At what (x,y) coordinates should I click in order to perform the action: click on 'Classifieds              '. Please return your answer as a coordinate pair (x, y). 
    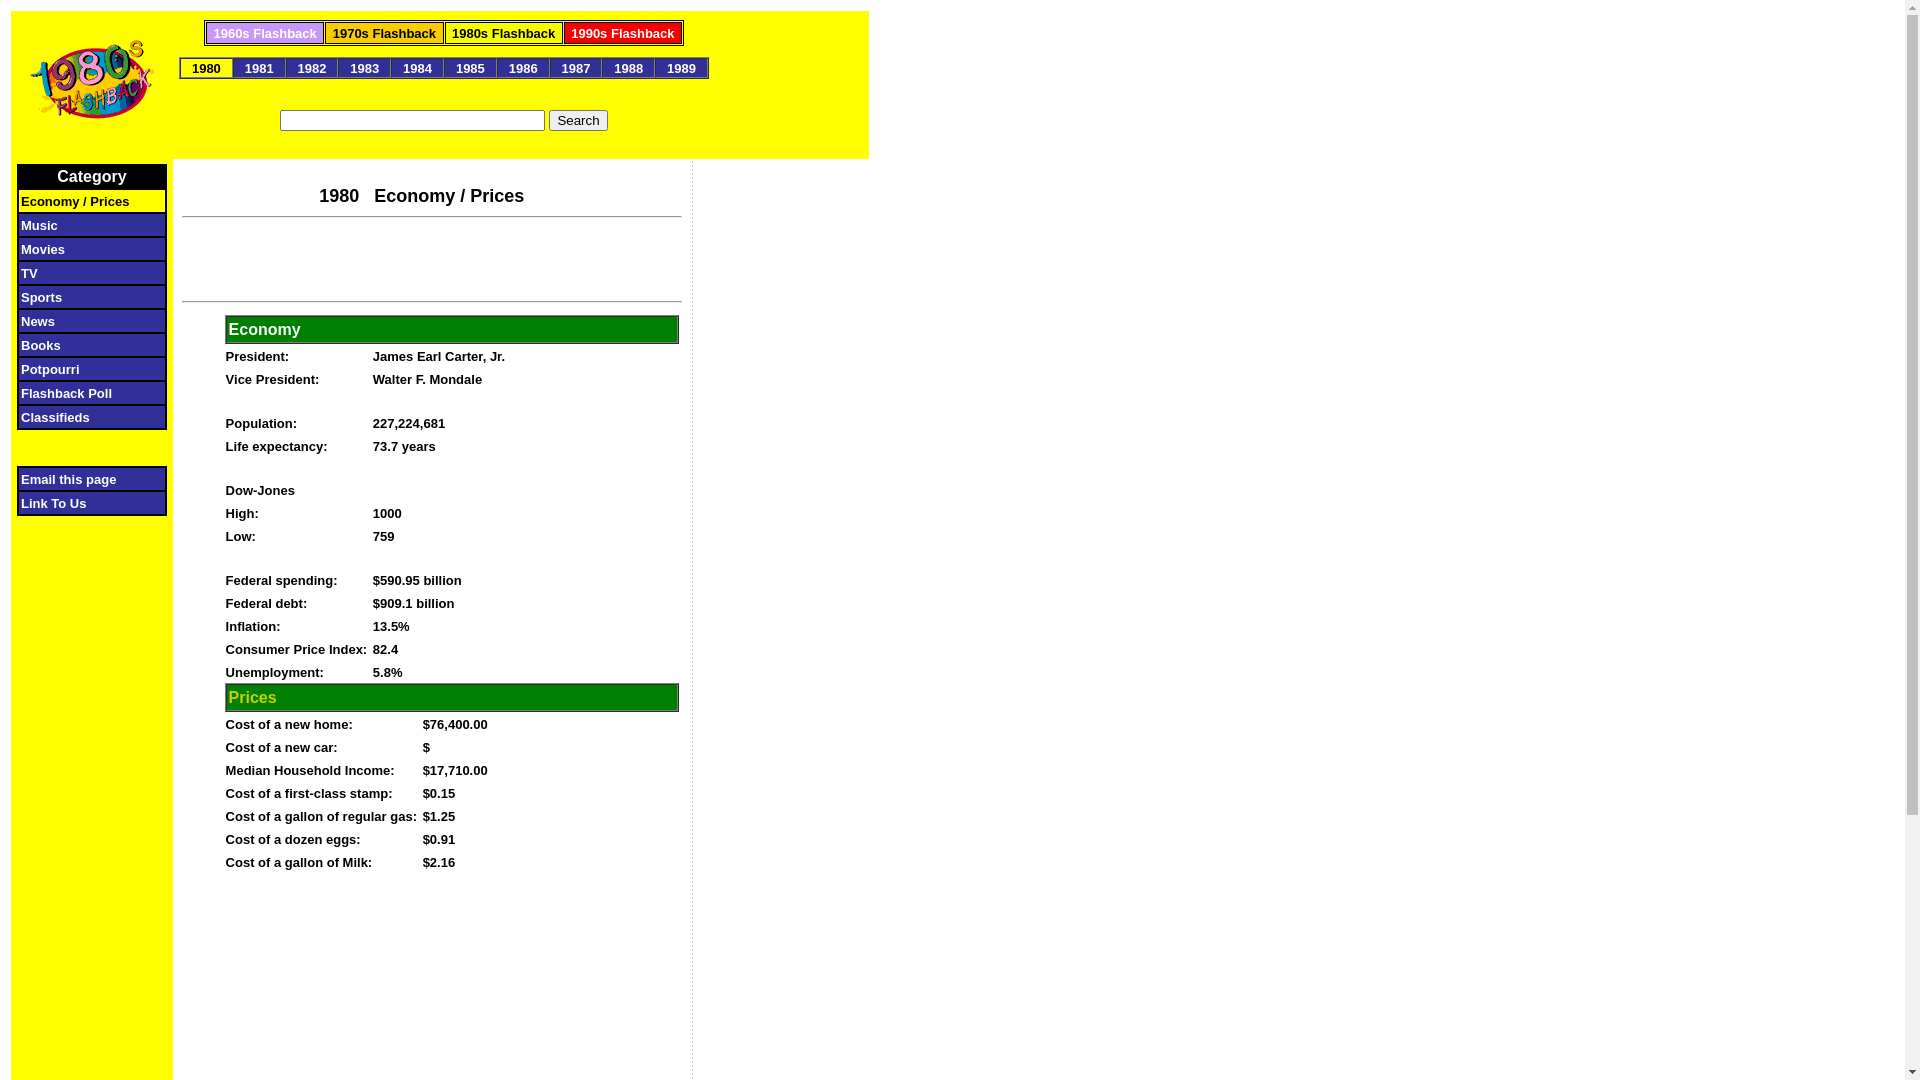
    Looking at the image, I should click on (80, 415).